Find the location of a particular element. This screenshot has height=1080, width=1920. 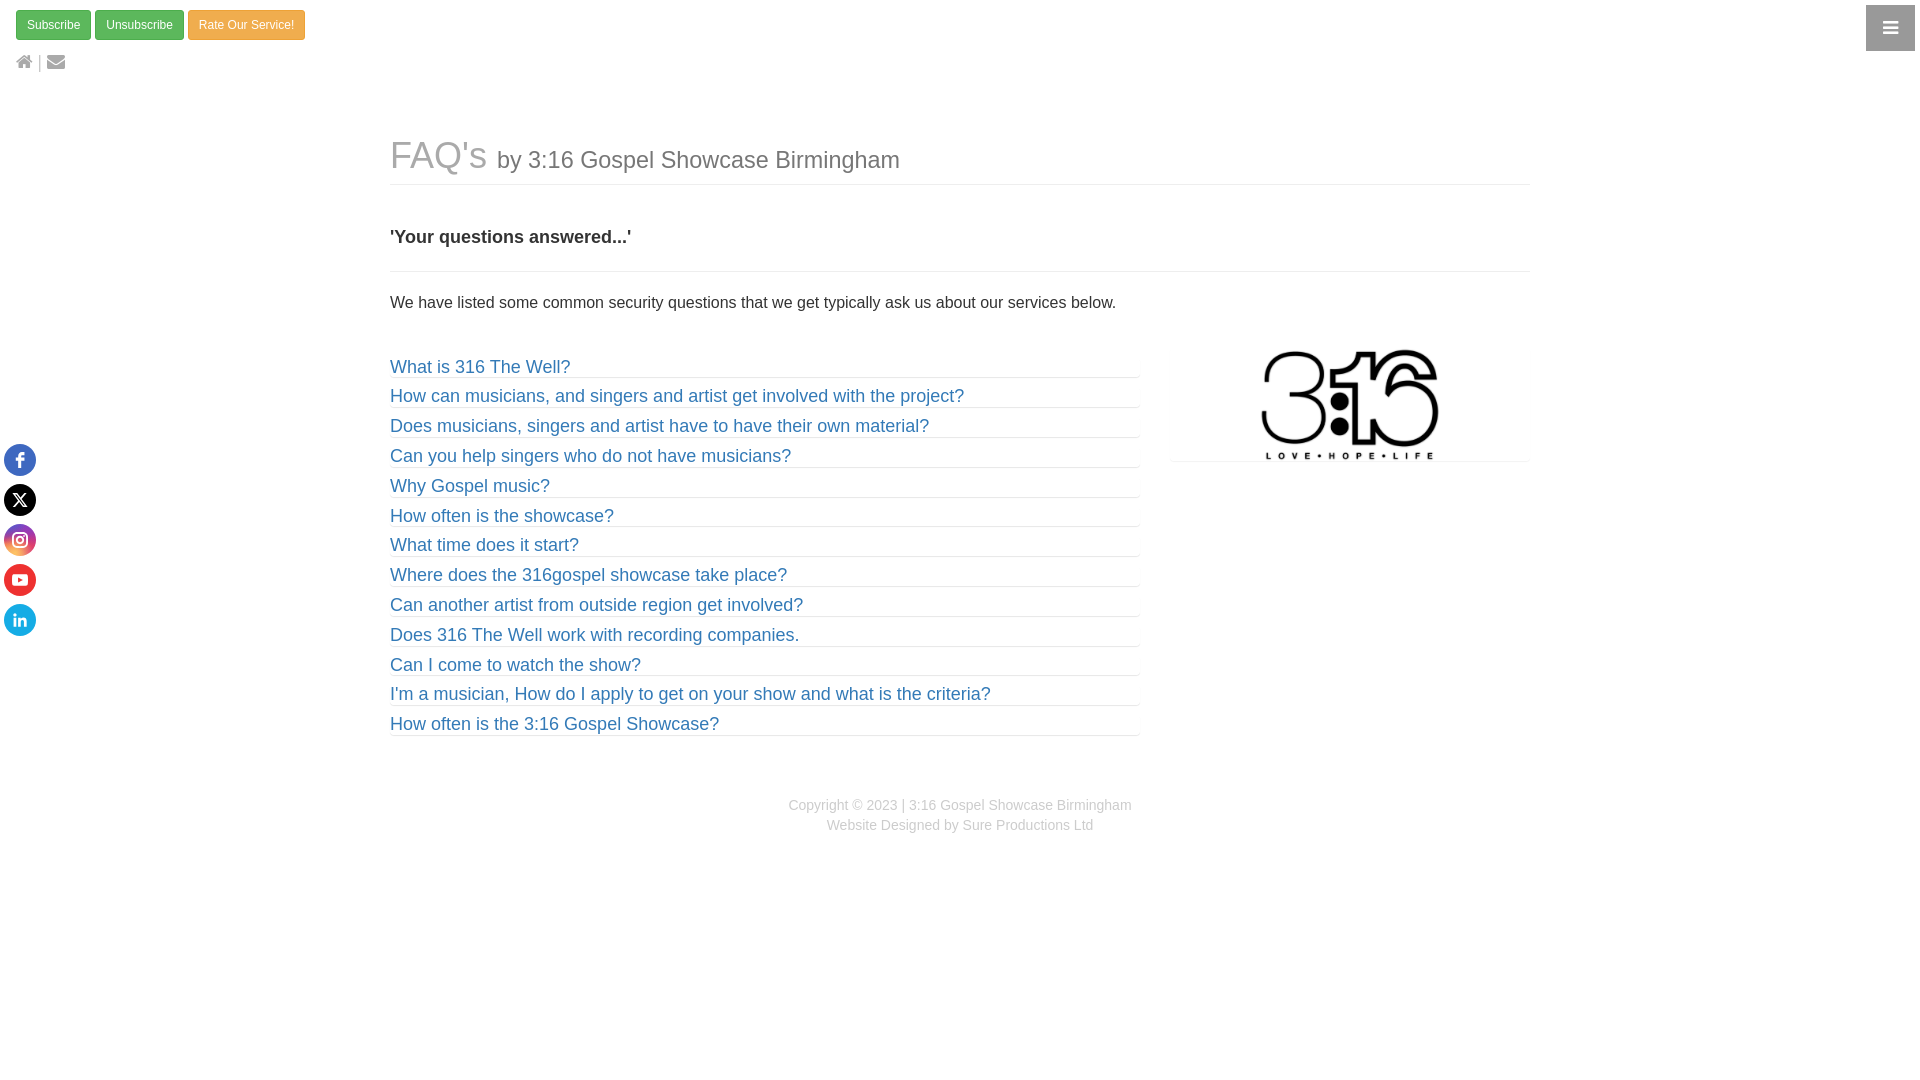

'Twitter' is located at coordinates (19, 499).